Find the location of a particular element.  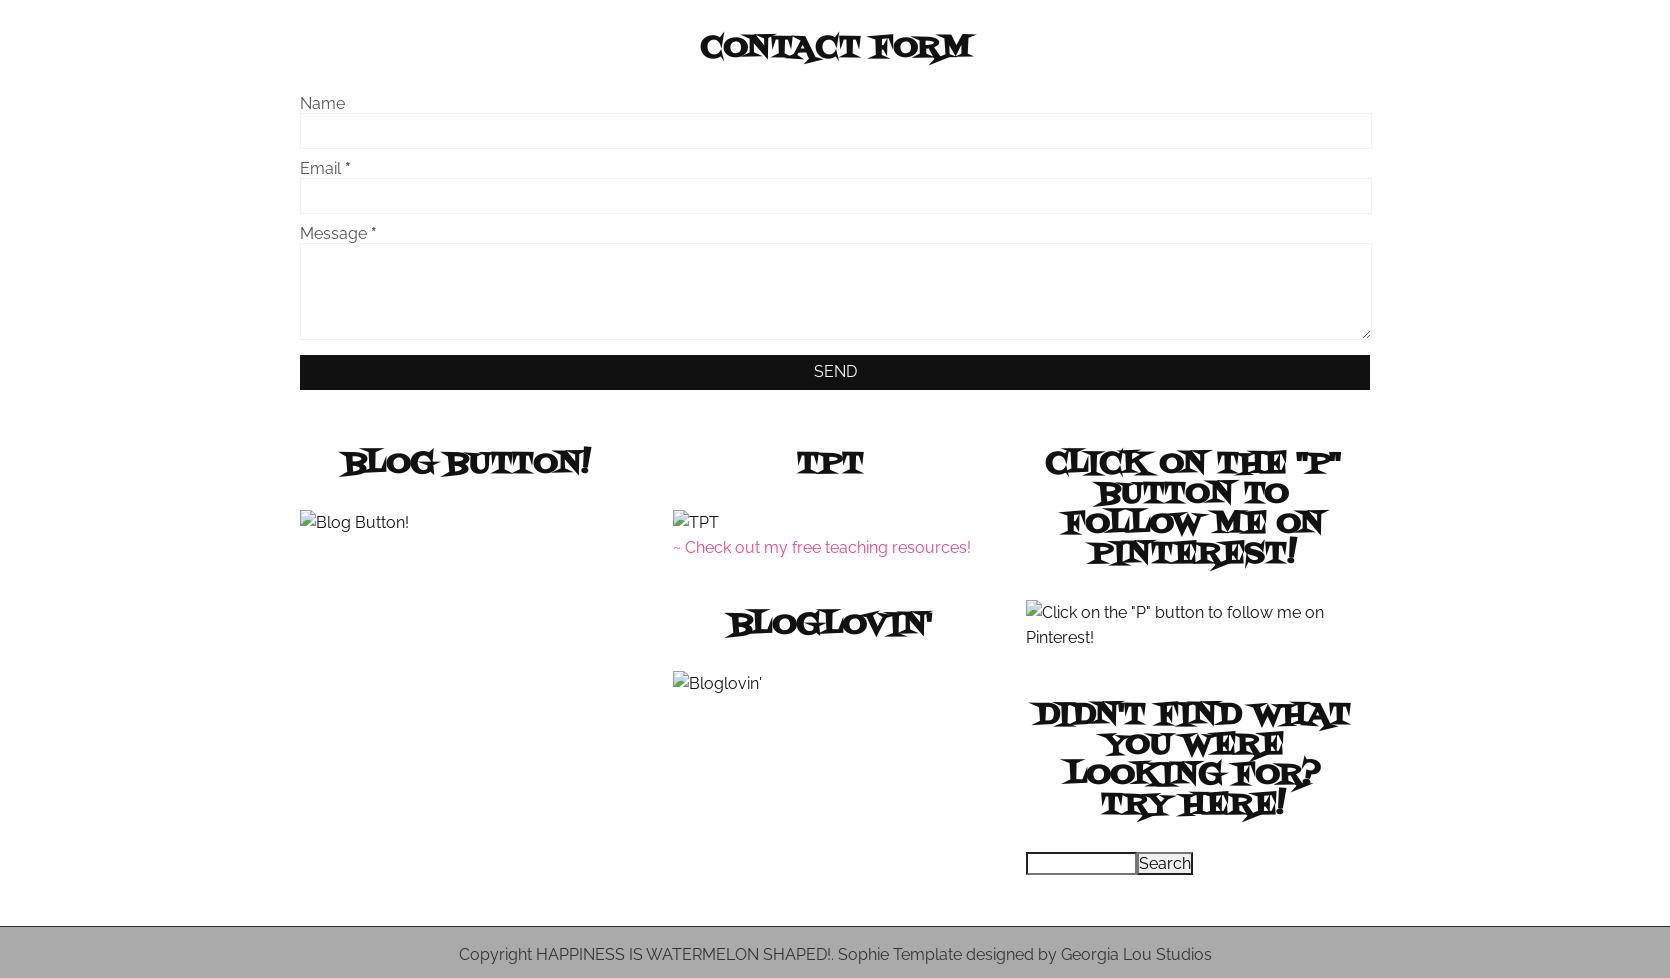

'Copyright' is located at coordinates (495, 953).